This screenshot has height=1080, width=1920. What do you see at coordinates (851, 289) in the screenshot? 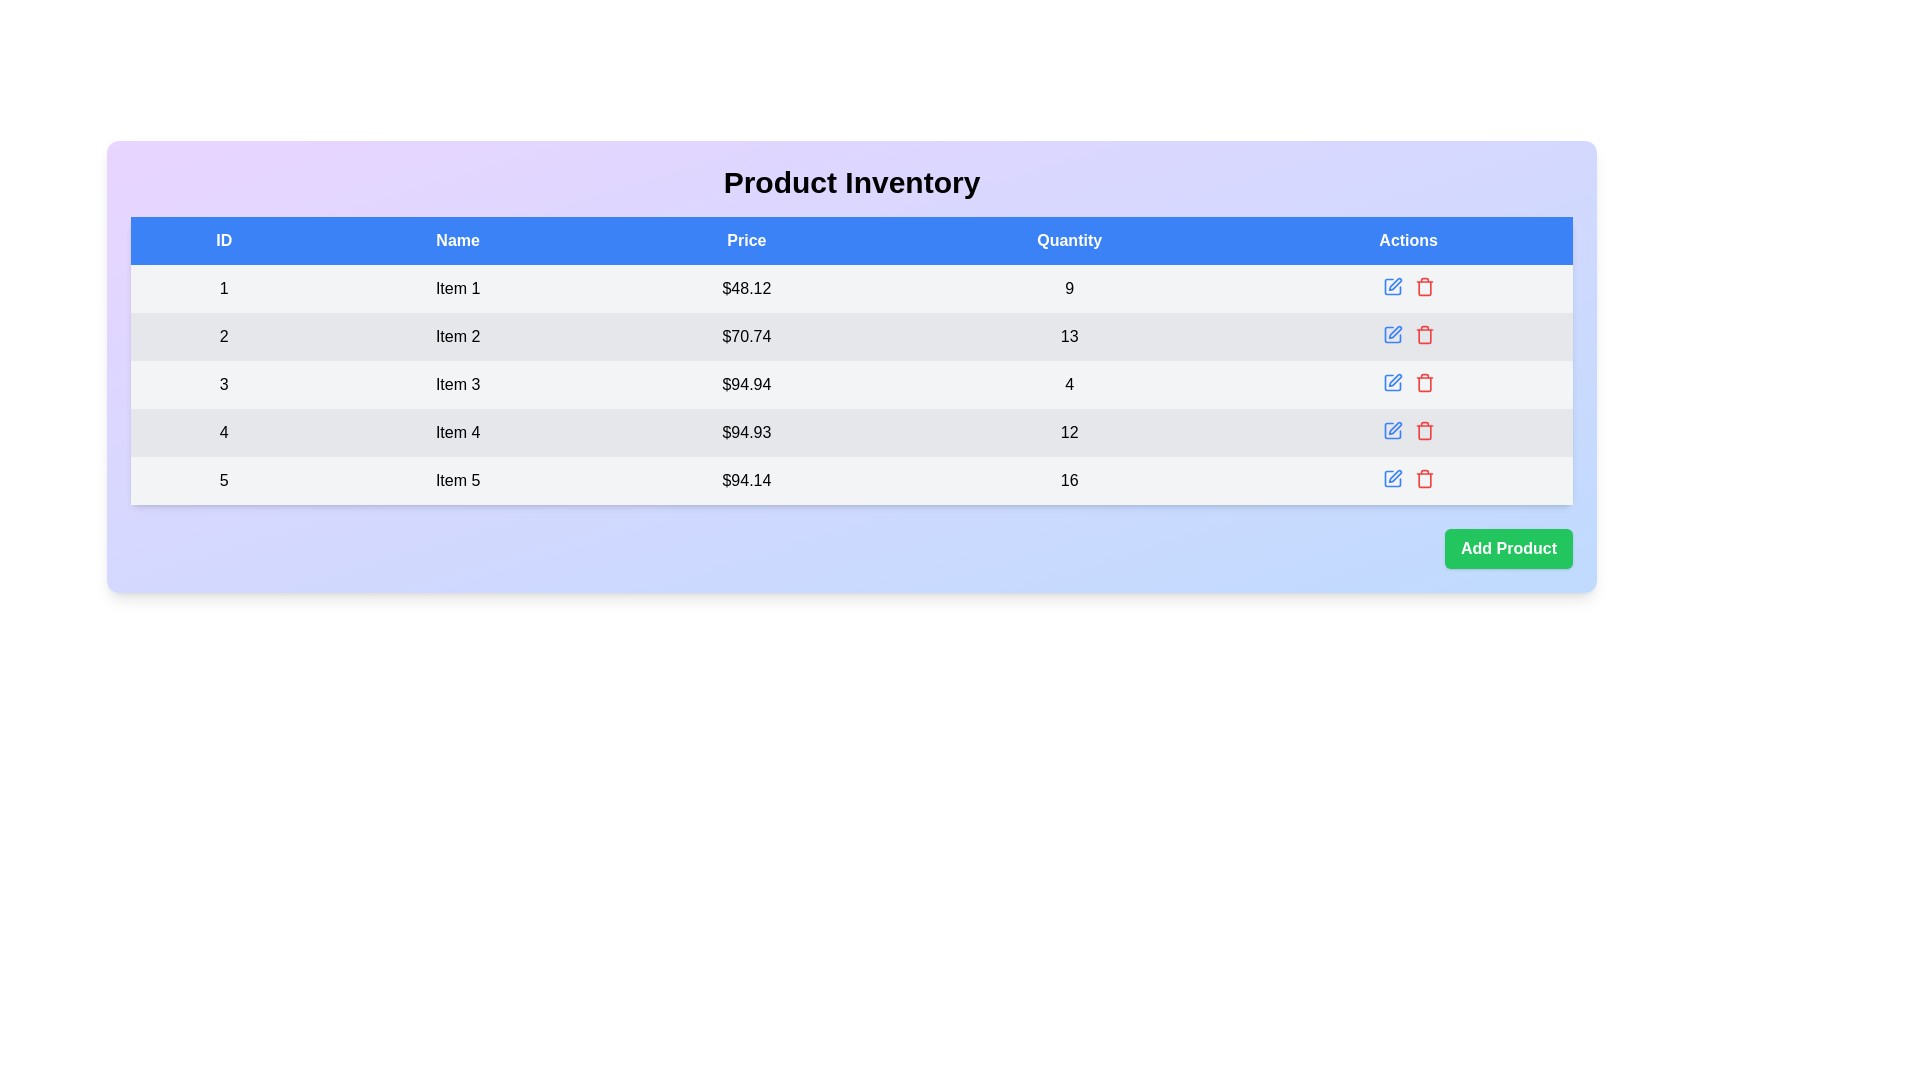
I see `the first row in the inventory table that displays product information, including ID, Name, Price, Quantity, and Actions` at bounding box center [851, 289].